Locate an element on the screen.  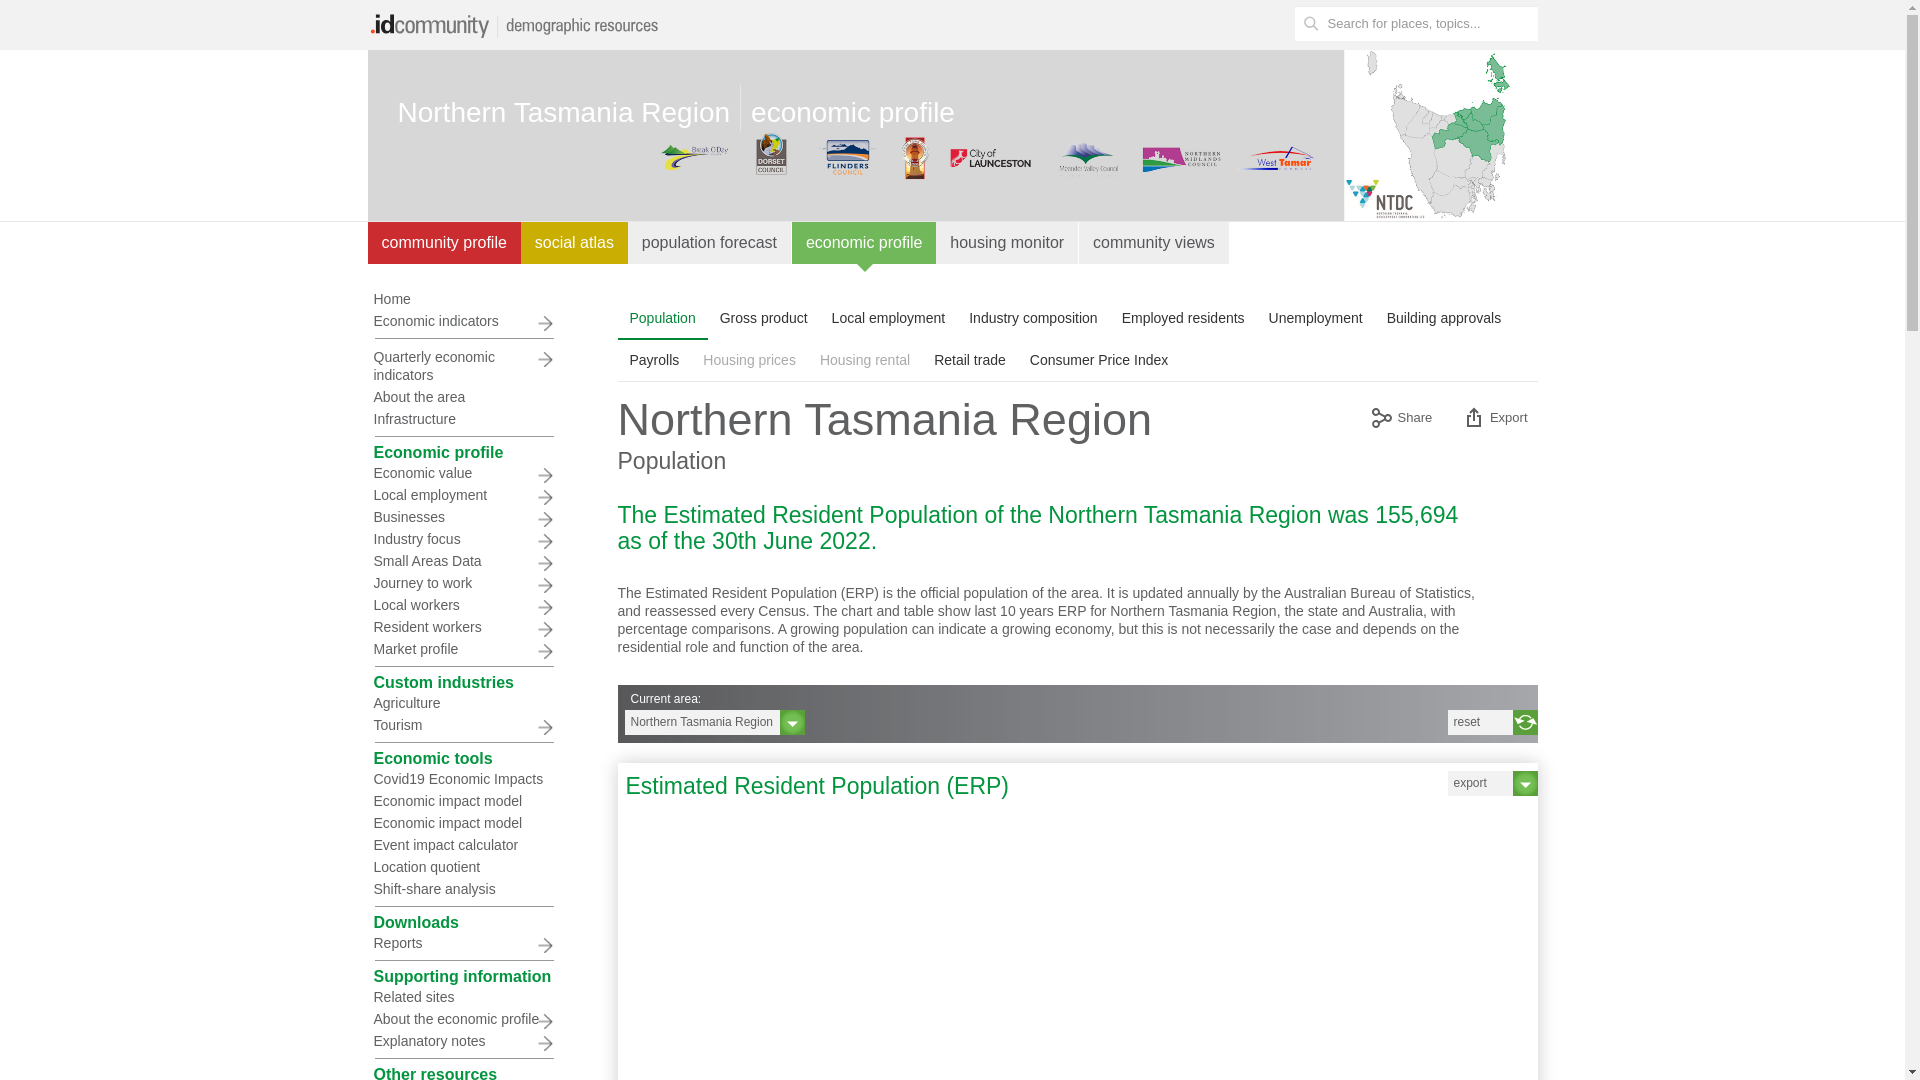
'export' is located at coordinates (1492, 782).